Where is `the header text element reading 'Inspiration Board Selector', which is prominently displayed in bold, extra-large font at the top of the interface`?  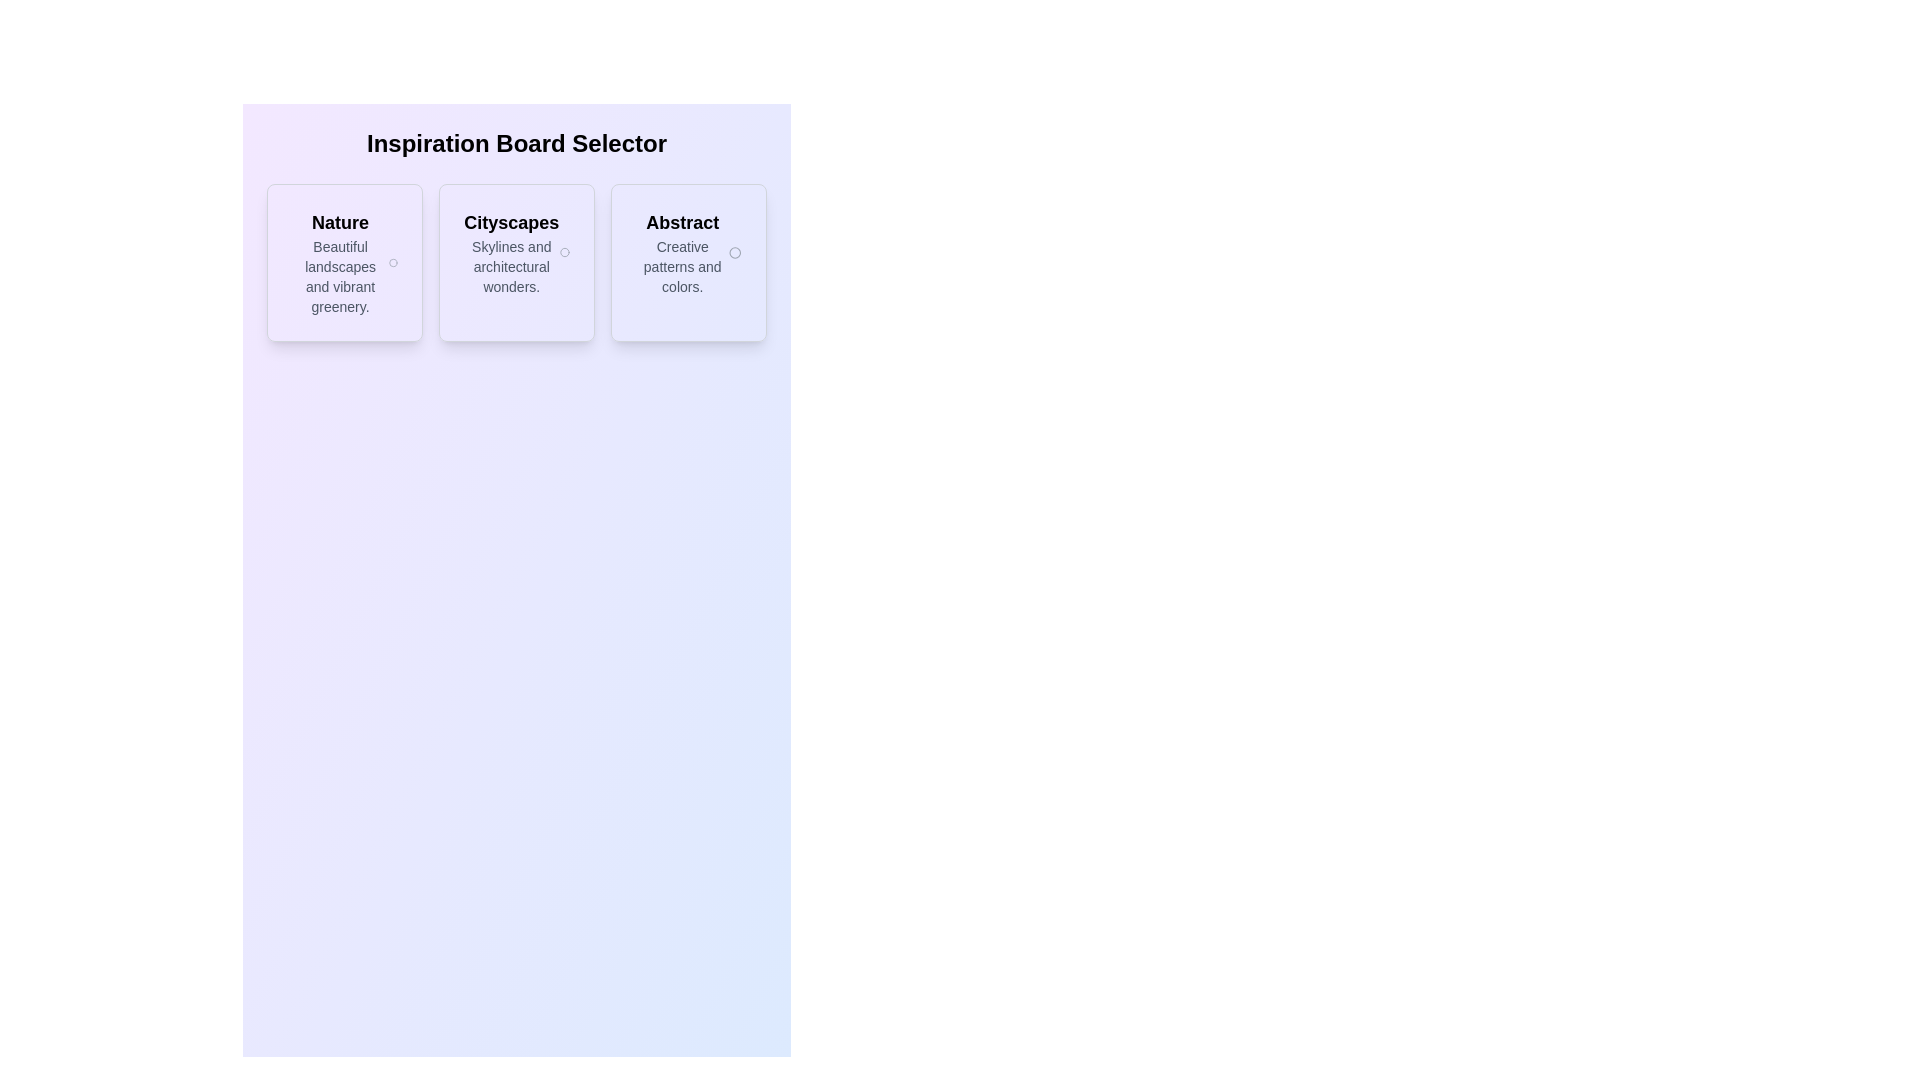
the header text element reading 'Inspiration Board Selector', which is prominently displayed in bold, extra-large font at the top of the interface is located at coordinates (517, 142).